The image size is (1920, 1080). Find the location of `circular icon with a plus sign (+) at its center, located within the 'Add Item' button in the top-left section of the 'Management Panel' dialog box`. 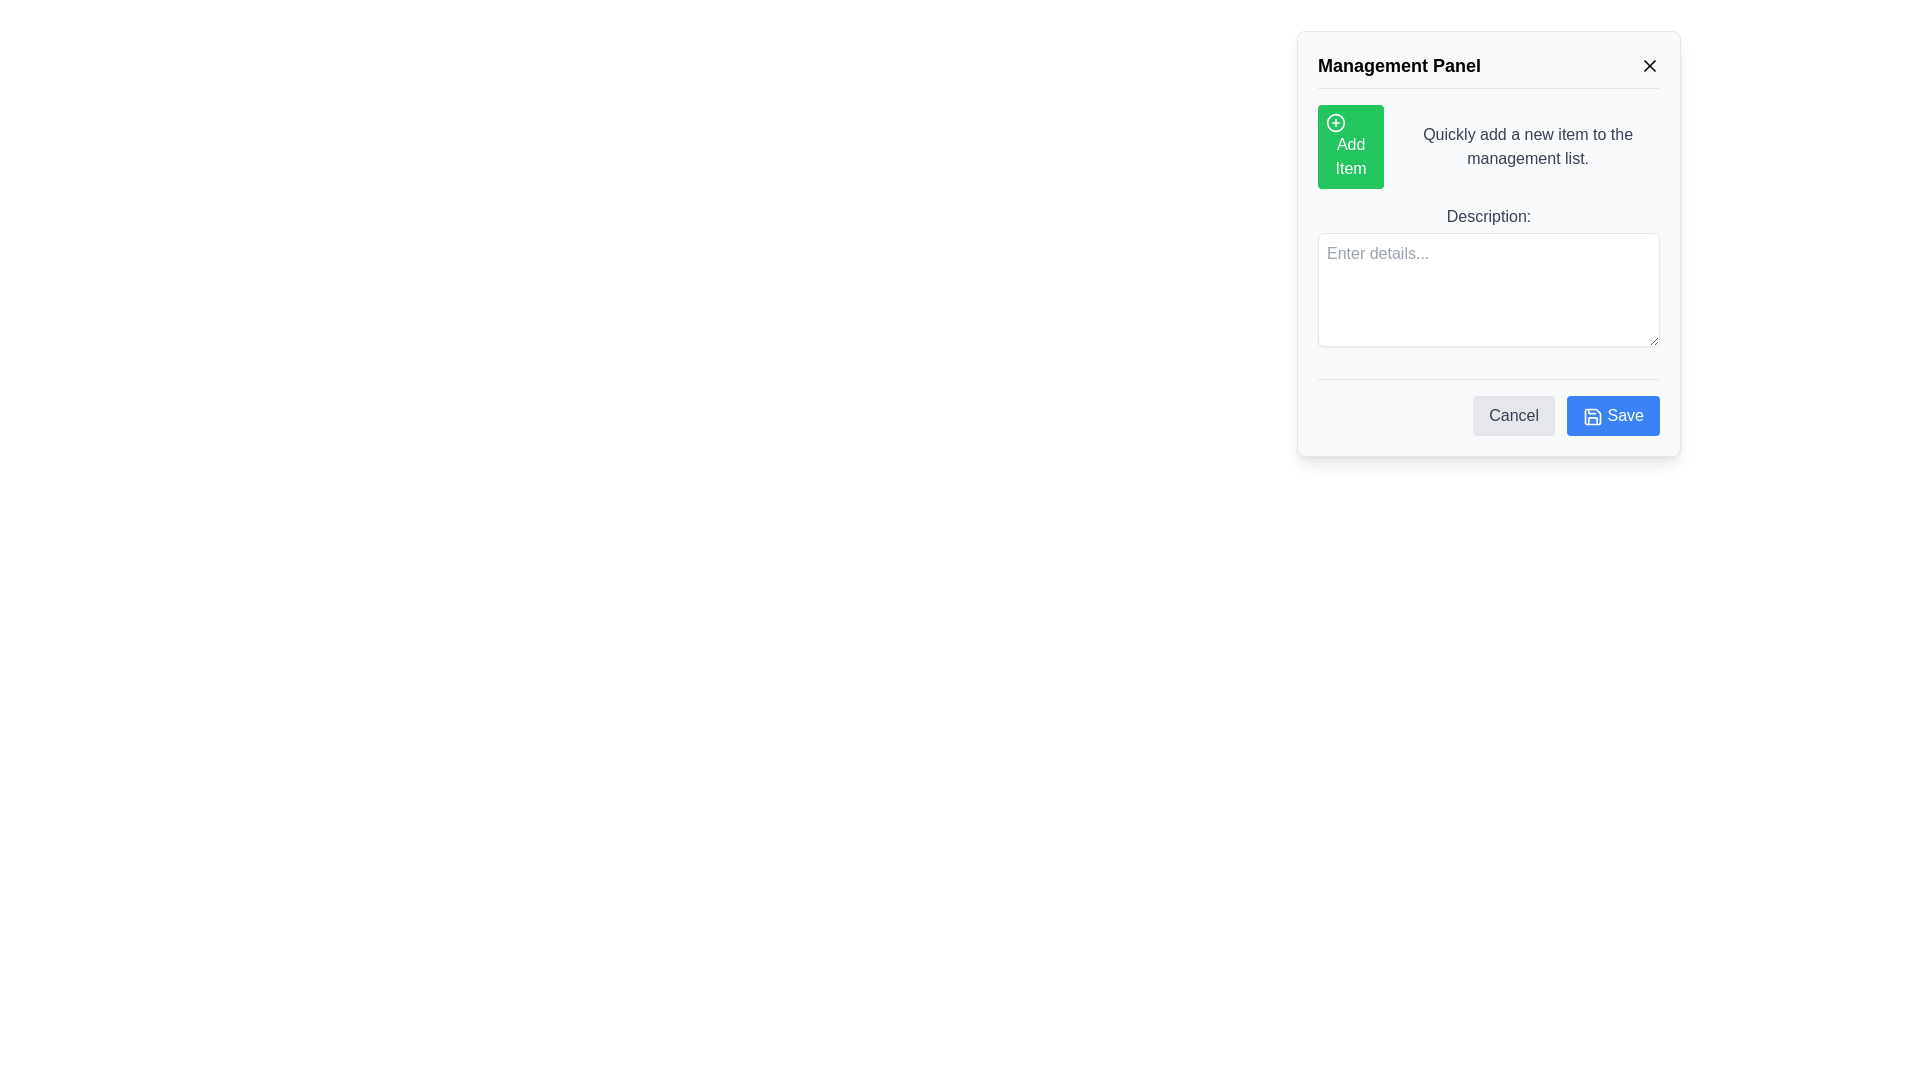

circular icon with a plus sign (+) at its center, located within the 'Add Item' button in the top-left section of the 'Management Panel' dialog box is located at coordinates (1335, 123).